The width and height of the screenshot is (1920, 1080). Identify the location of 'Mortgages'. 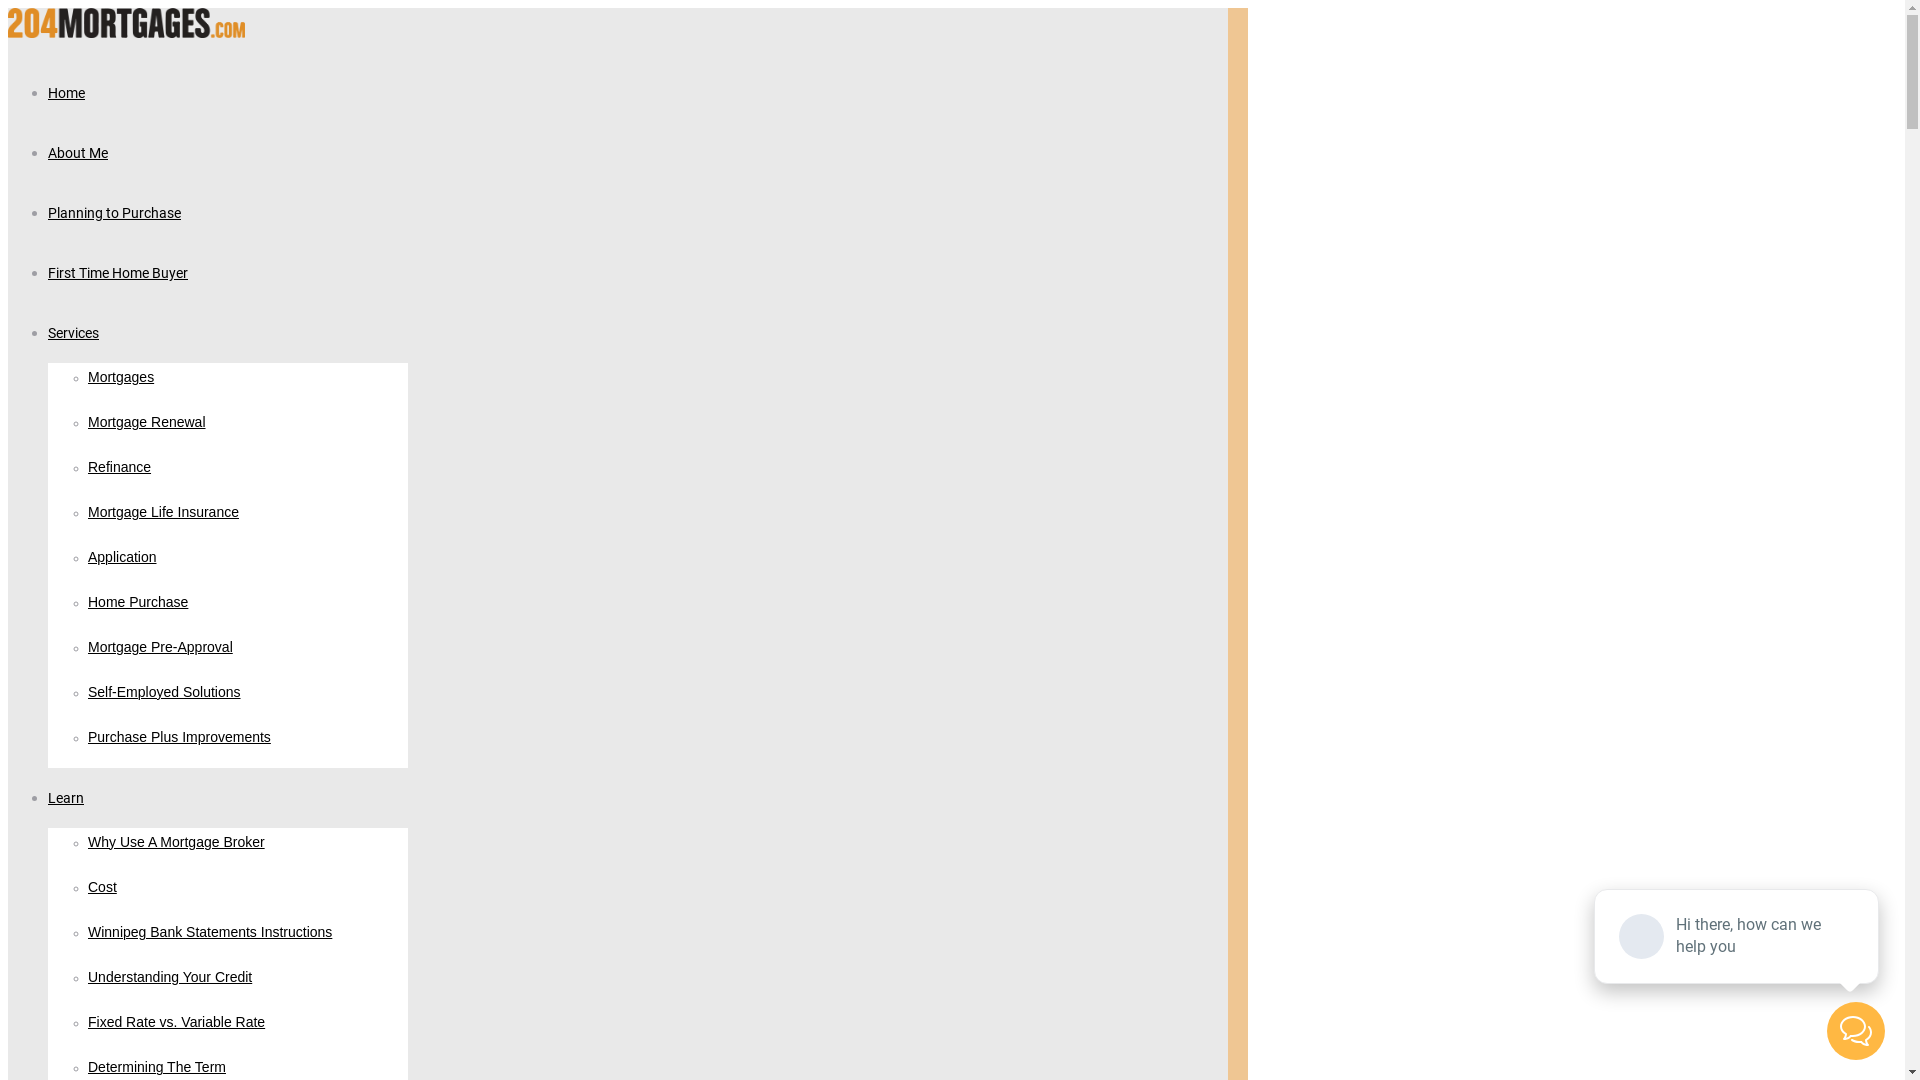
(119, 378).